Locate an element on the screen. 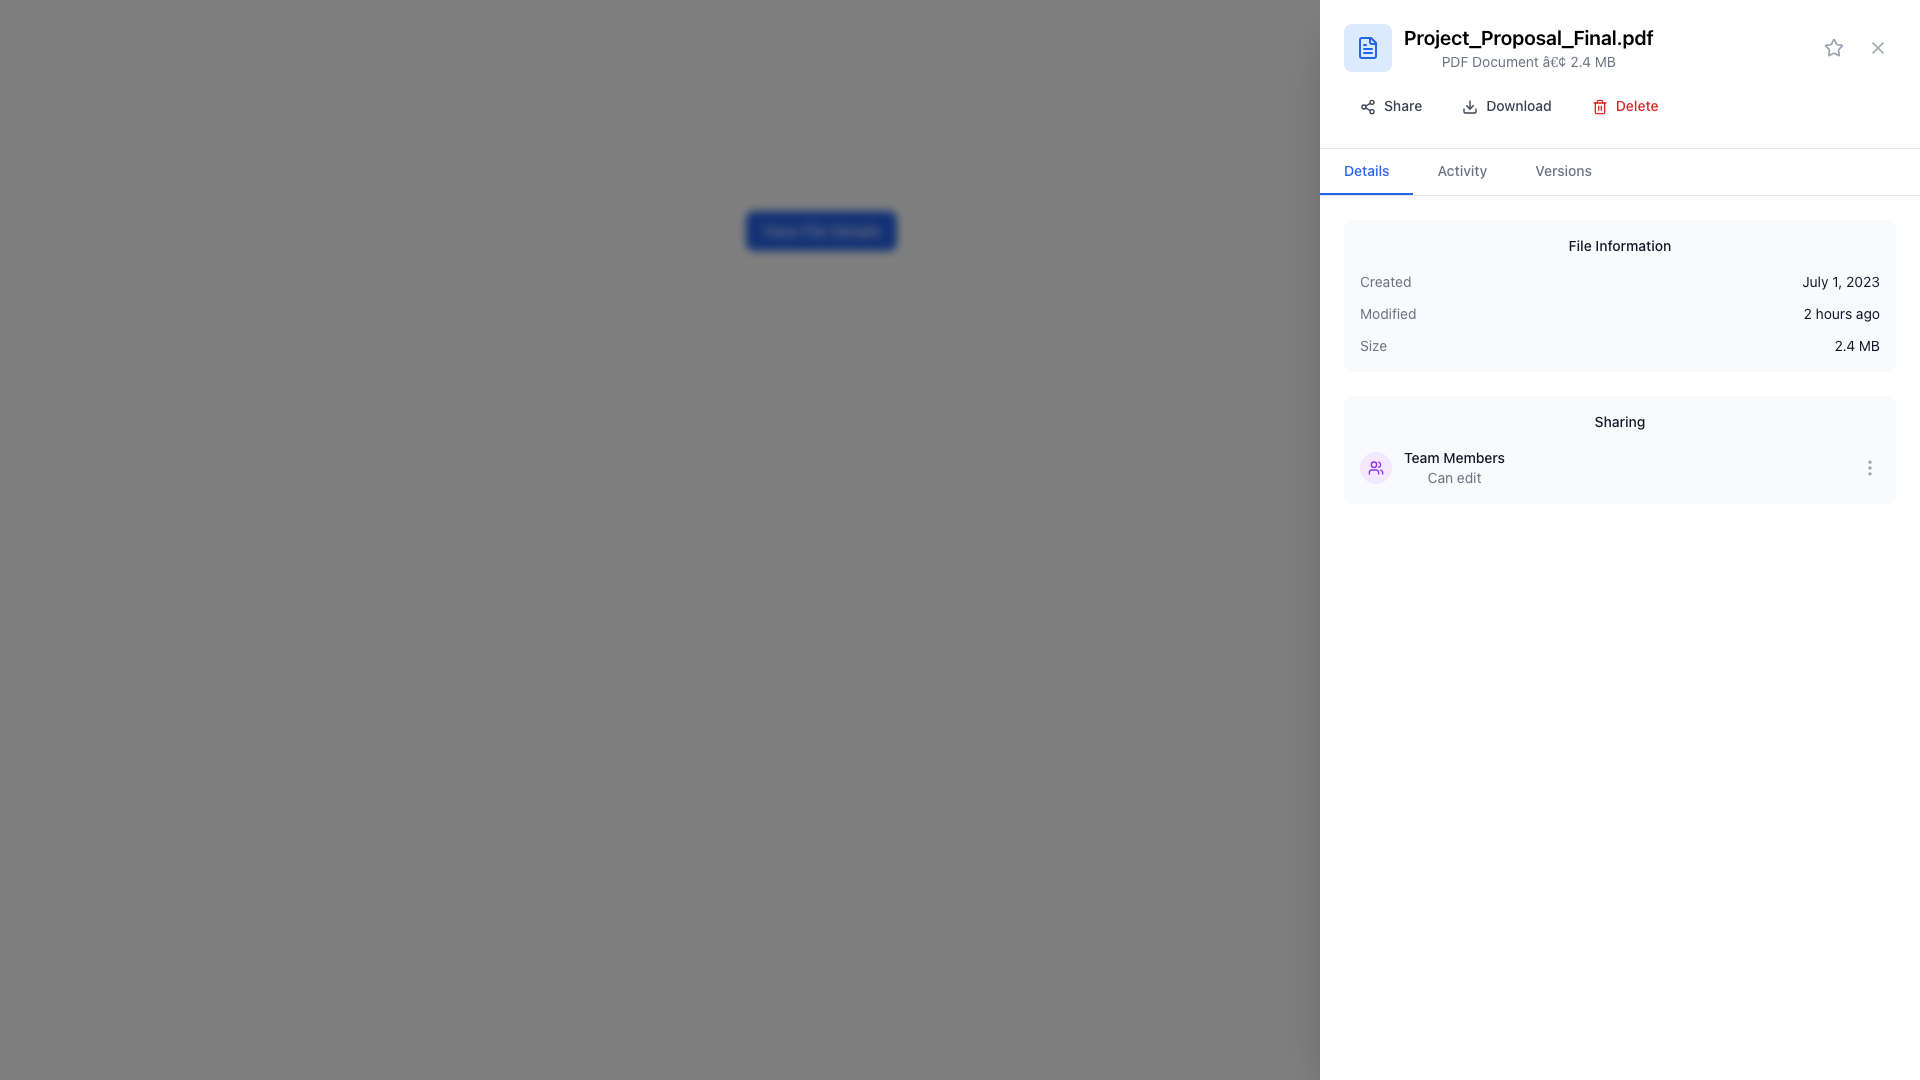  the star-shaped icon located at the top right of the interface is located at coordinates (1833, 46).